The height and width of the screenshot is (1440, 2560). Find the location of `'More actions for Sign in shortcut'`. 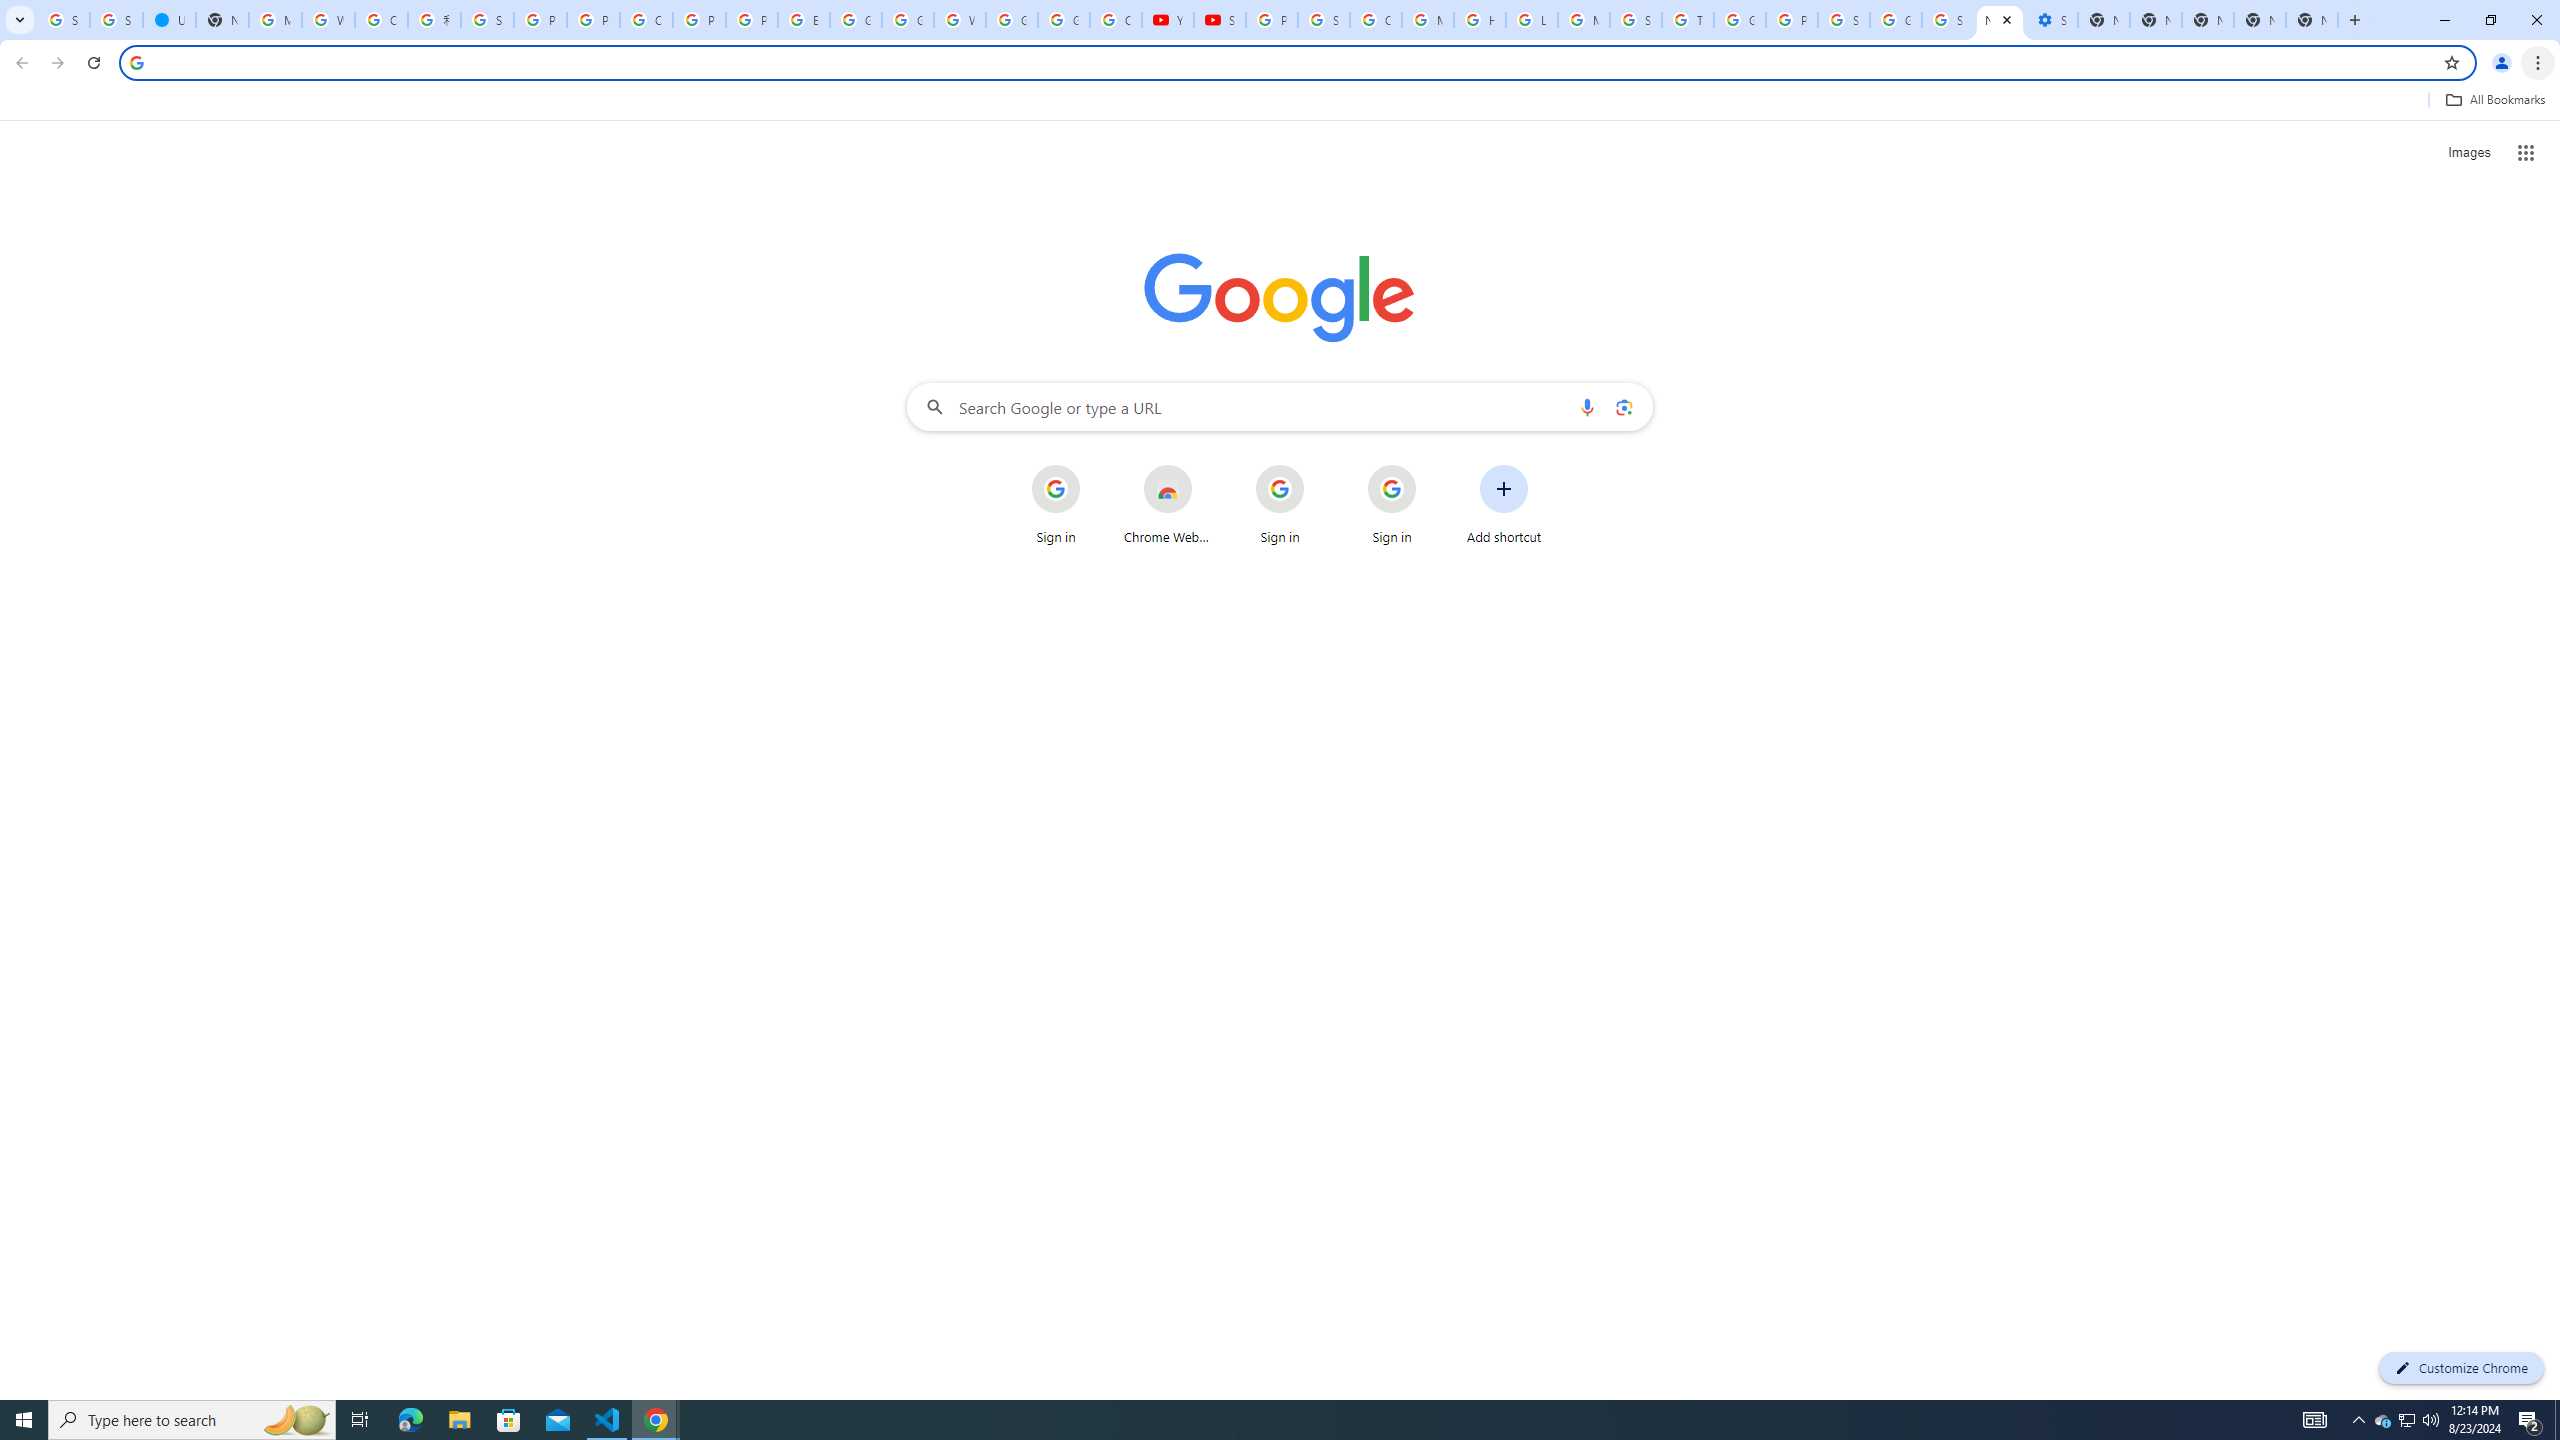

'More actions for Sign in shortcut' is located at coordinates (1431, 467).